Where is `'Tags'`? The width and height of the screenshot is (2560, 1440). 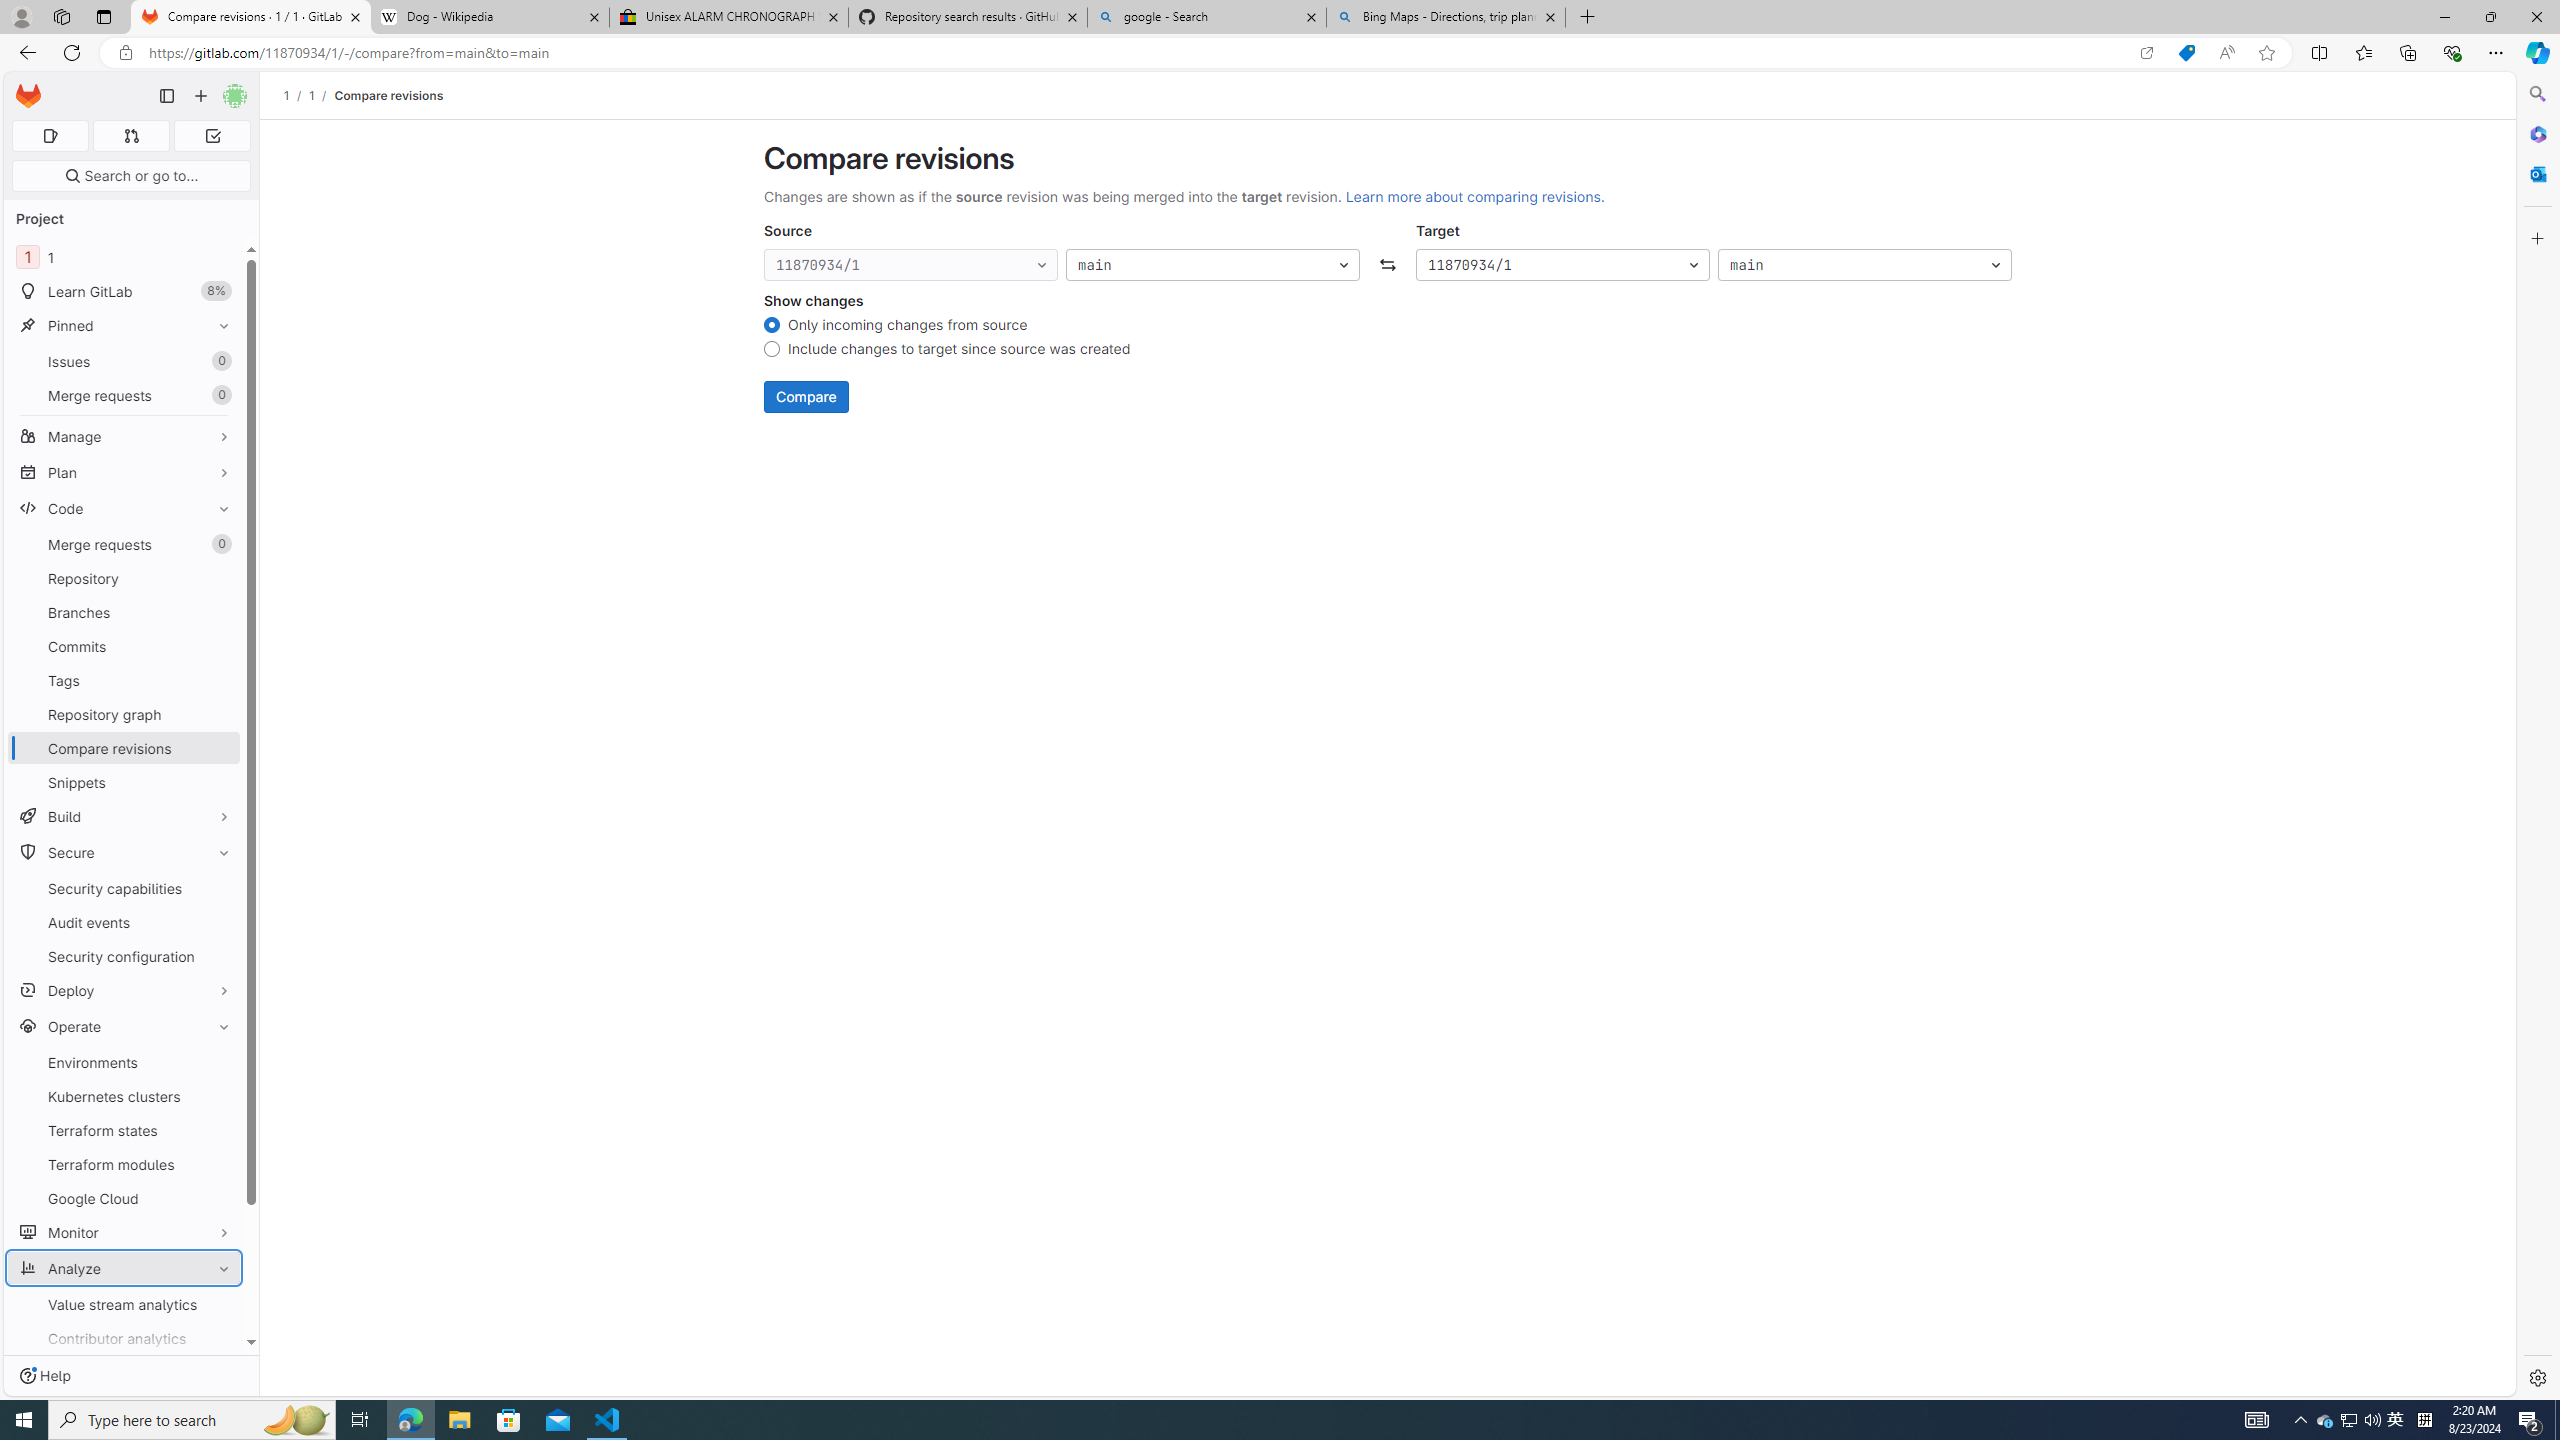 'Tags' is located at coordinates (123, 679).